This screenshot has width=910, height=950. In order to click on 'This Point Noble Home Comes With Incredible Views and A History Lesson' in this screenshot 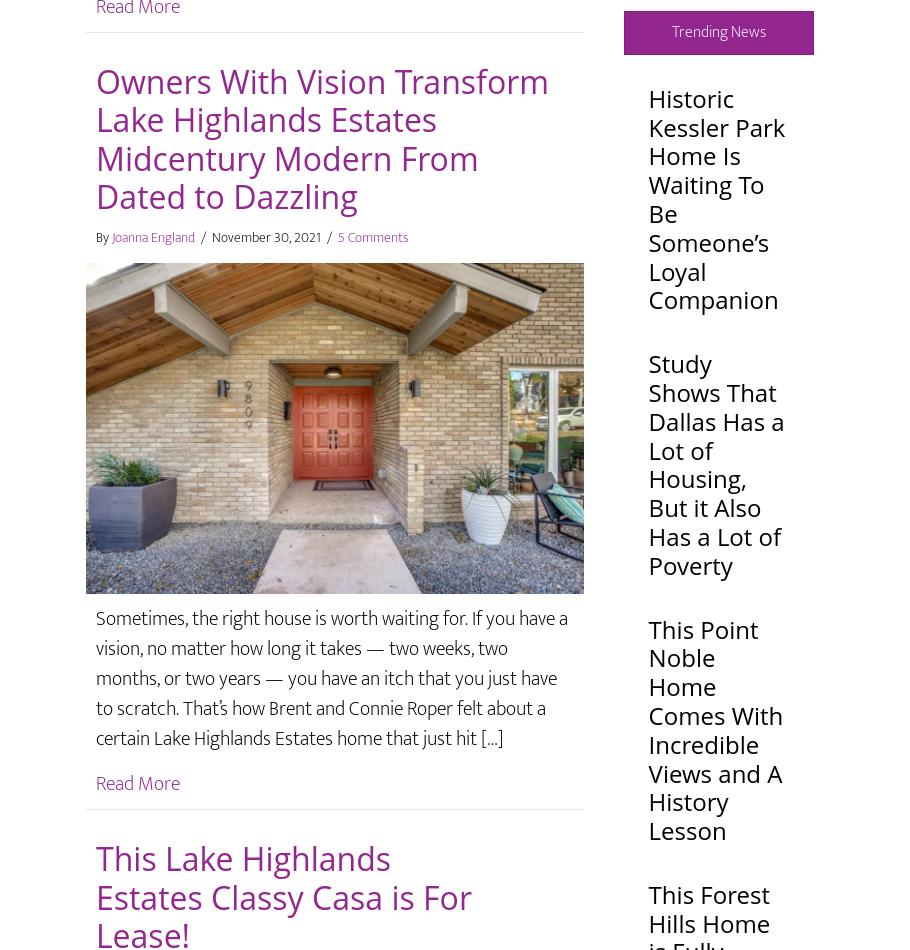, I will do `click(715, 728)`.